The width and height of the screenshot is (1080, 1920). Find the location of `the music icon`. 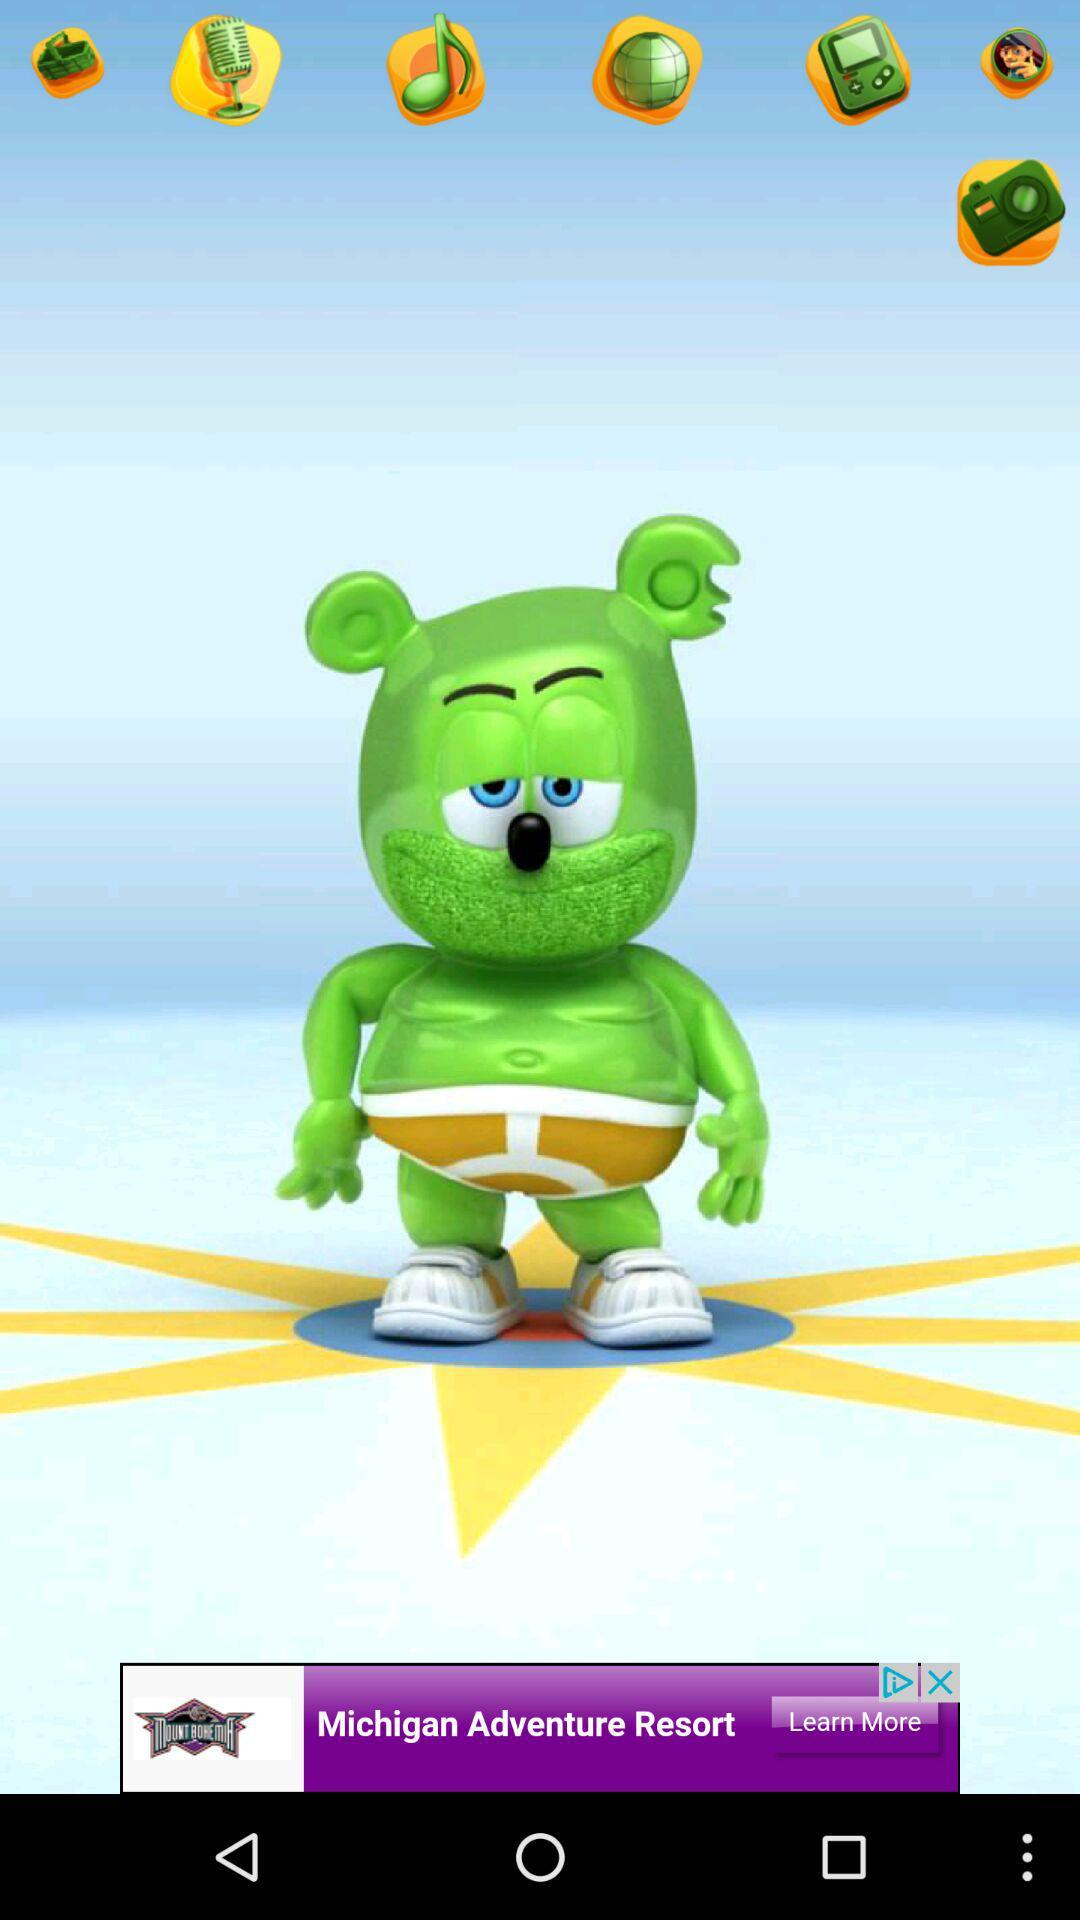

the music icon is located at coordinates (433, 77).